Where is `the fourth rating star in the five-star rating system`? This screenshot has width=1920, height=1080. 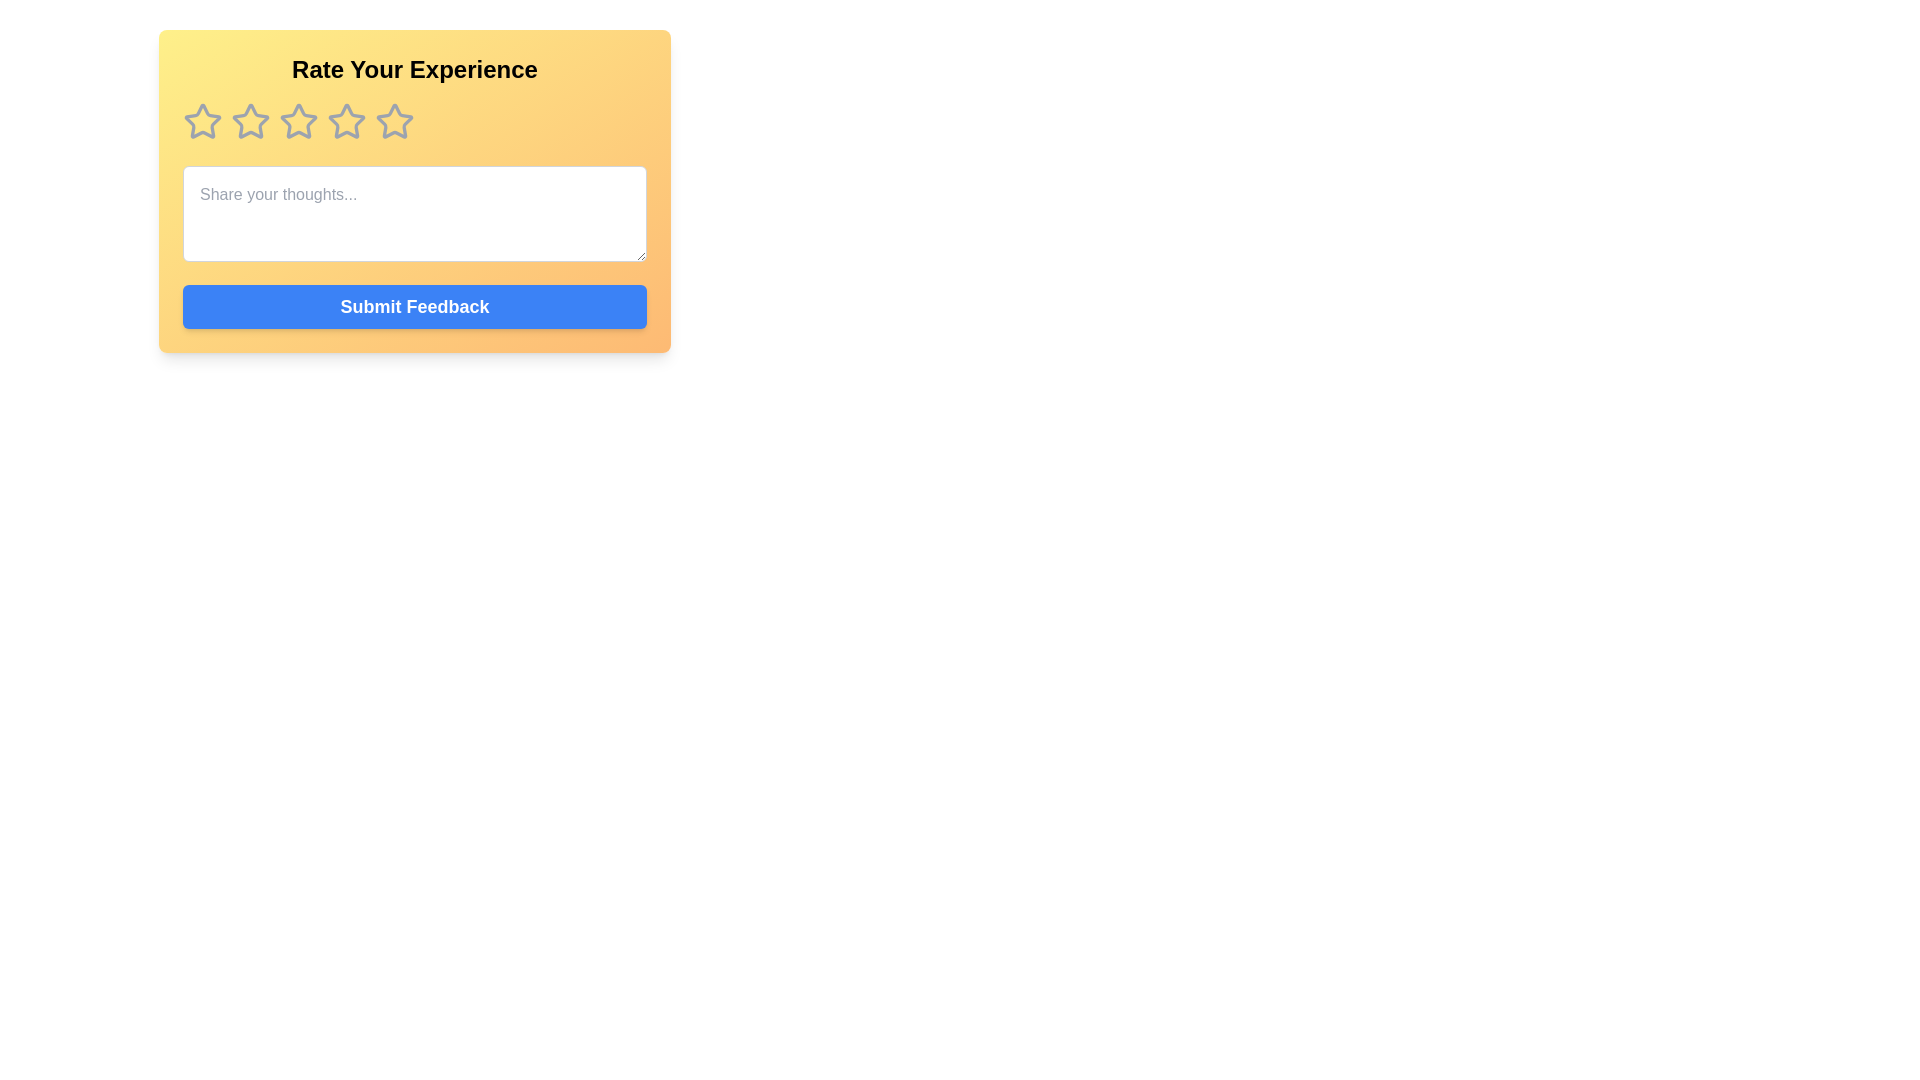
the fourth rating star in the five-star rating system is located at coordinates (394, 121).